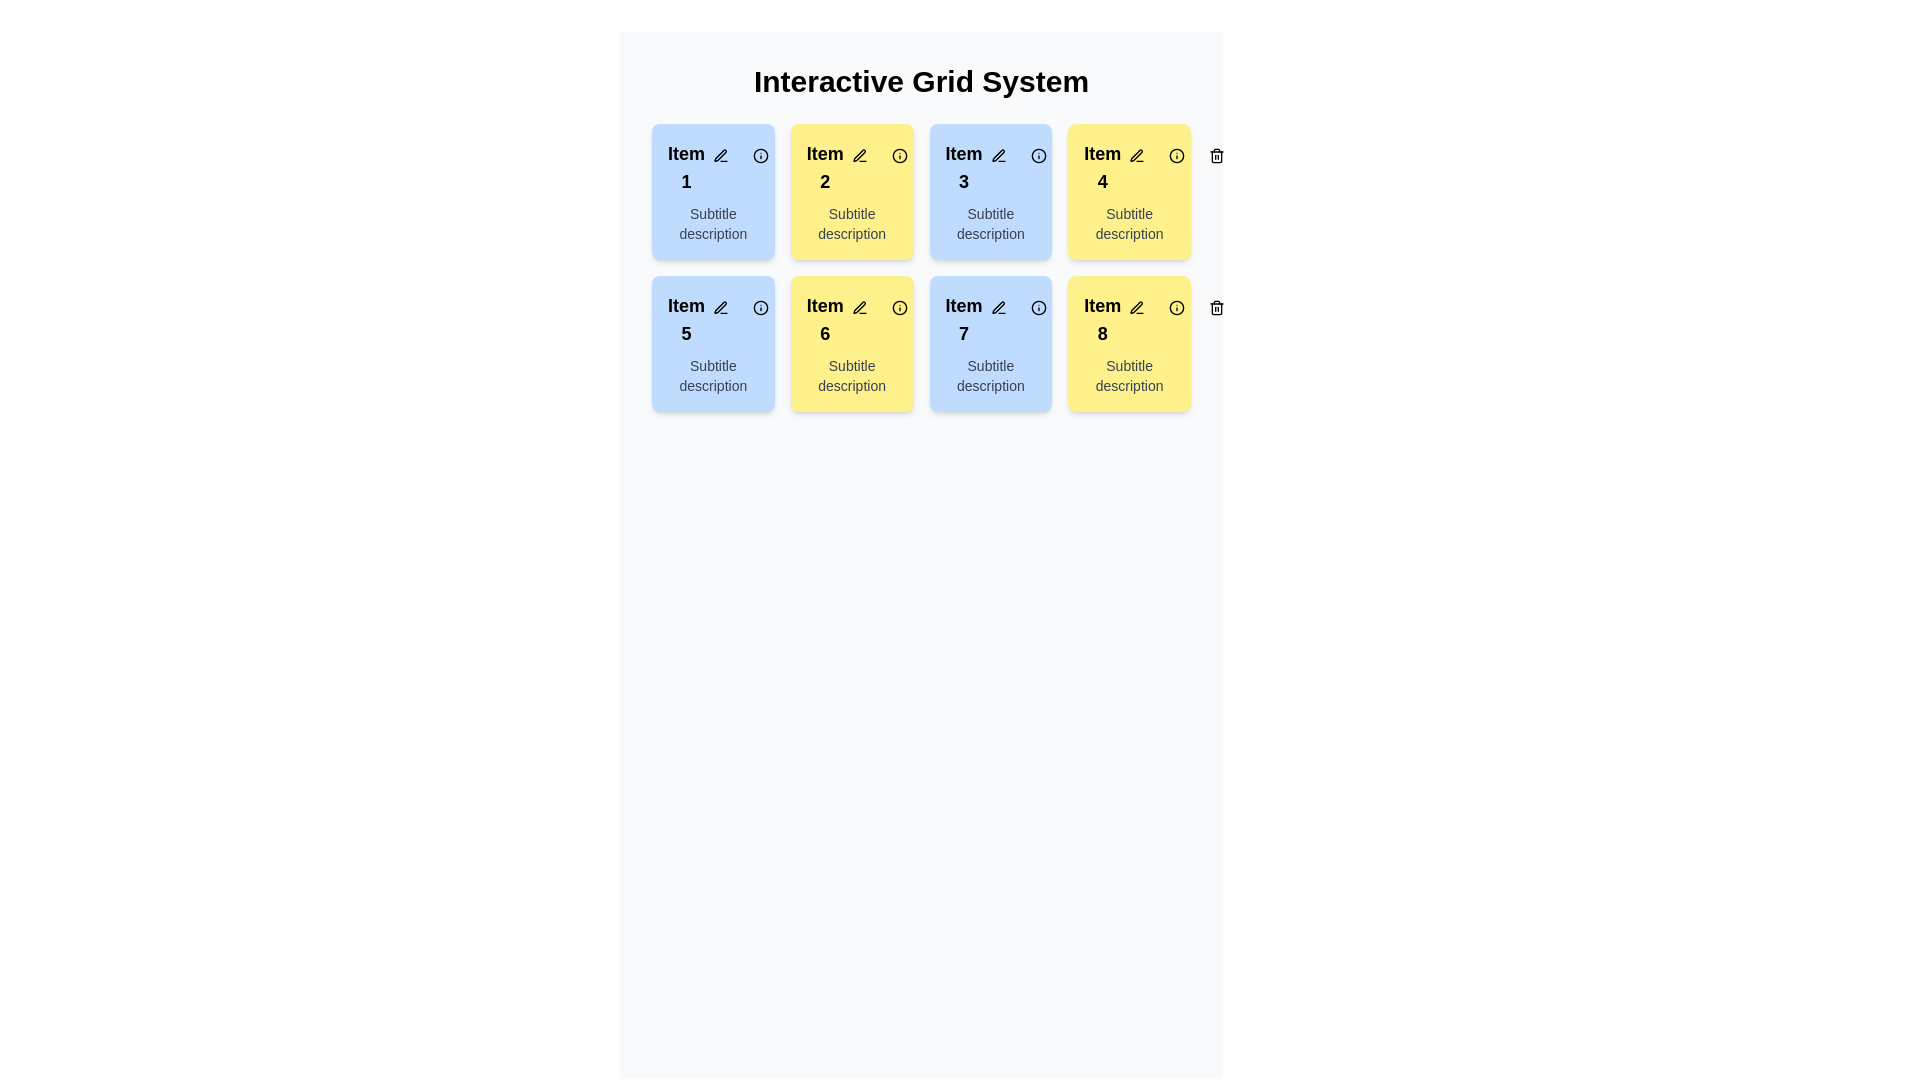  What do you see at coordinates (720, 308) in the screenshot?
I see `the edit icon located in the top-right section of the fifth tile labeled 'Item 5'` at bounding box center [720, 308].